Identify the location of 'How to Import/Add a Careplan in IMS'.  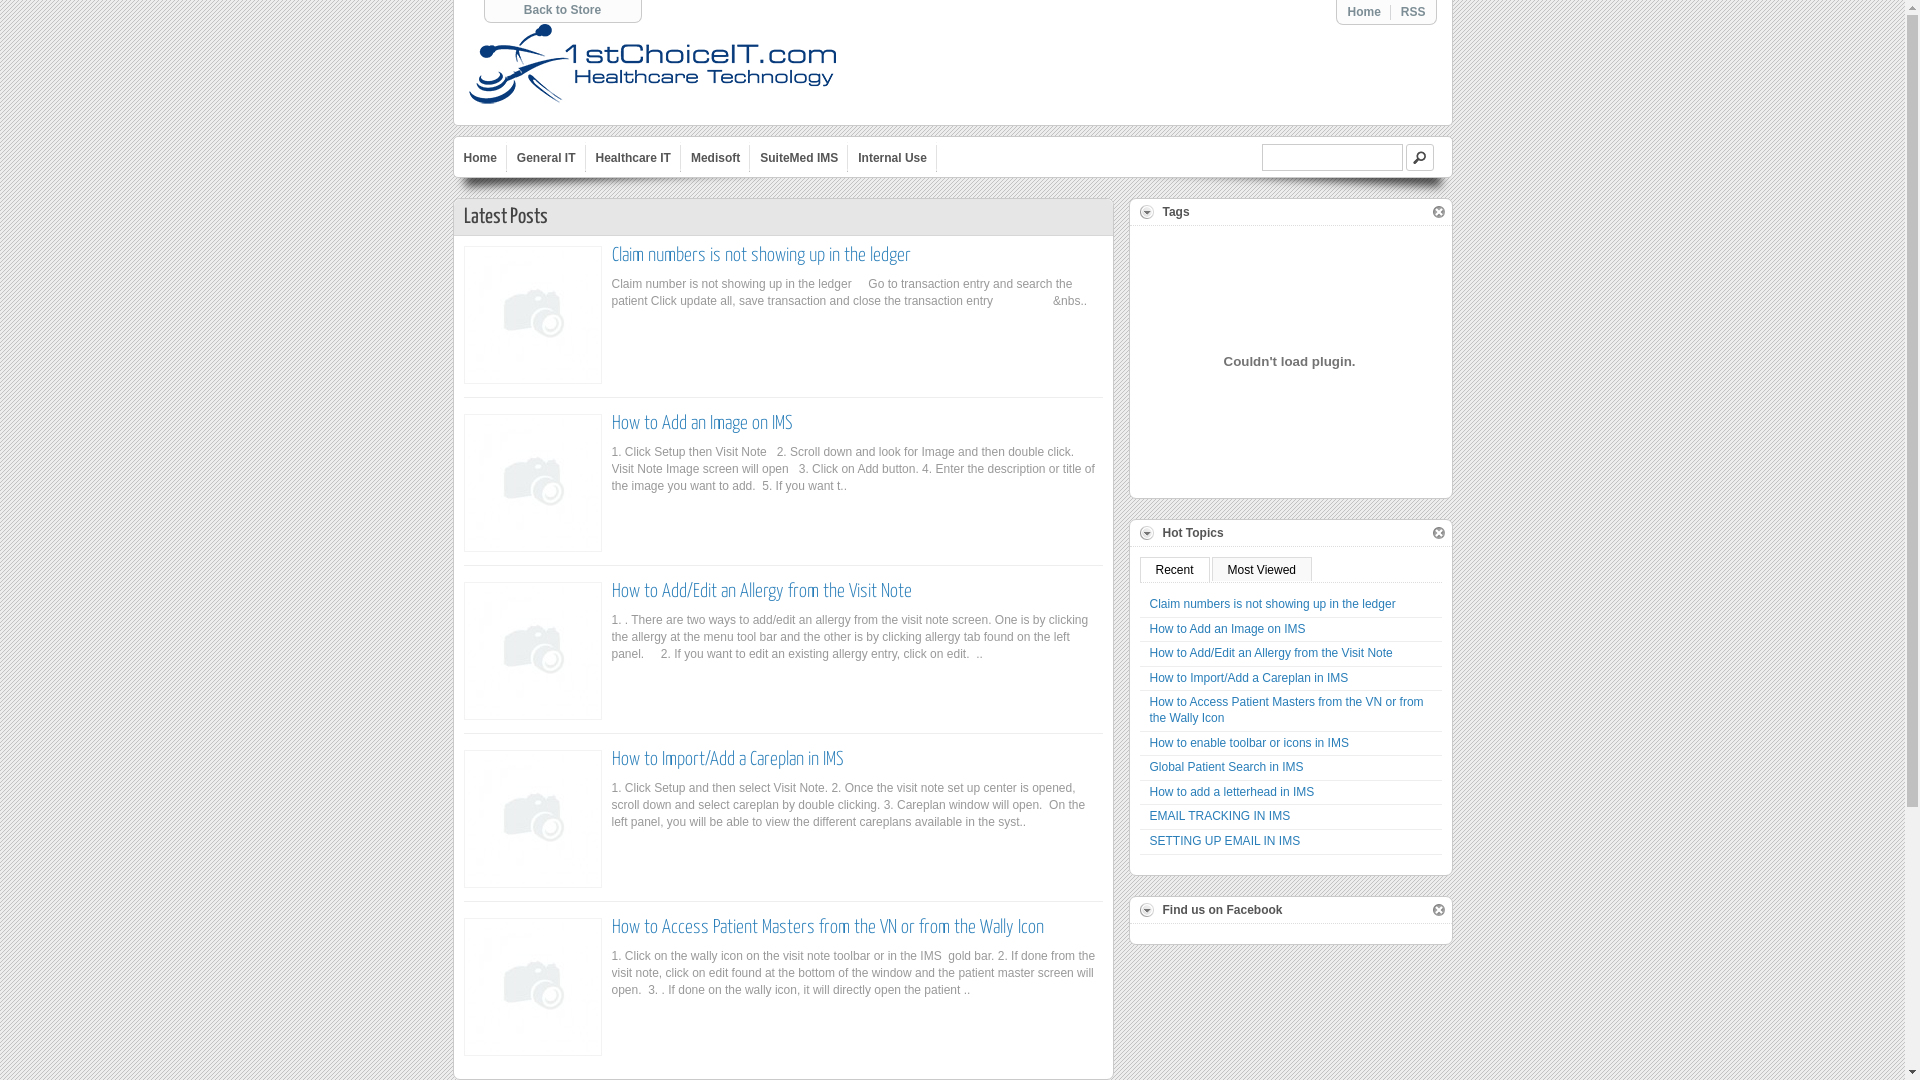
(1291, 678).